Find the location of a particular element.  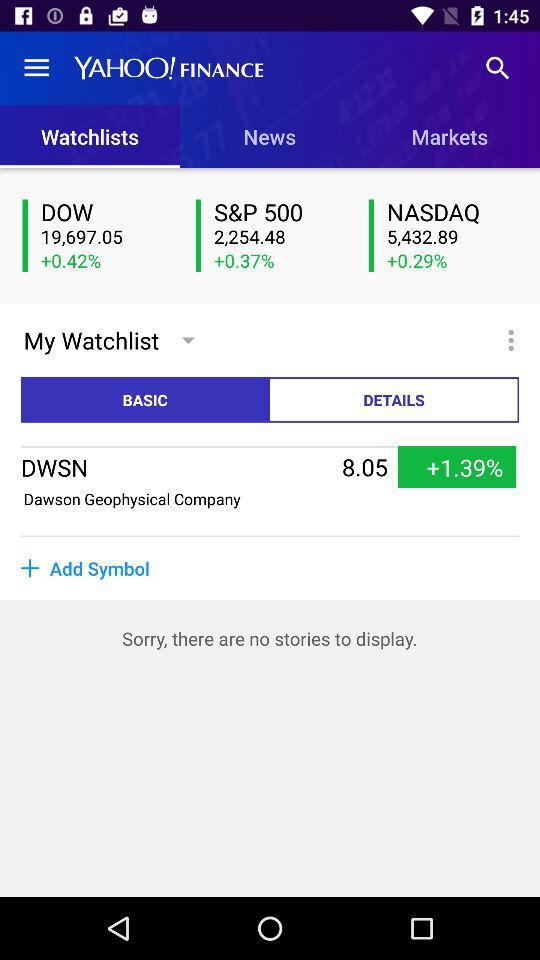

icon below the s&p 500 item is located at coordinates (278, 237).